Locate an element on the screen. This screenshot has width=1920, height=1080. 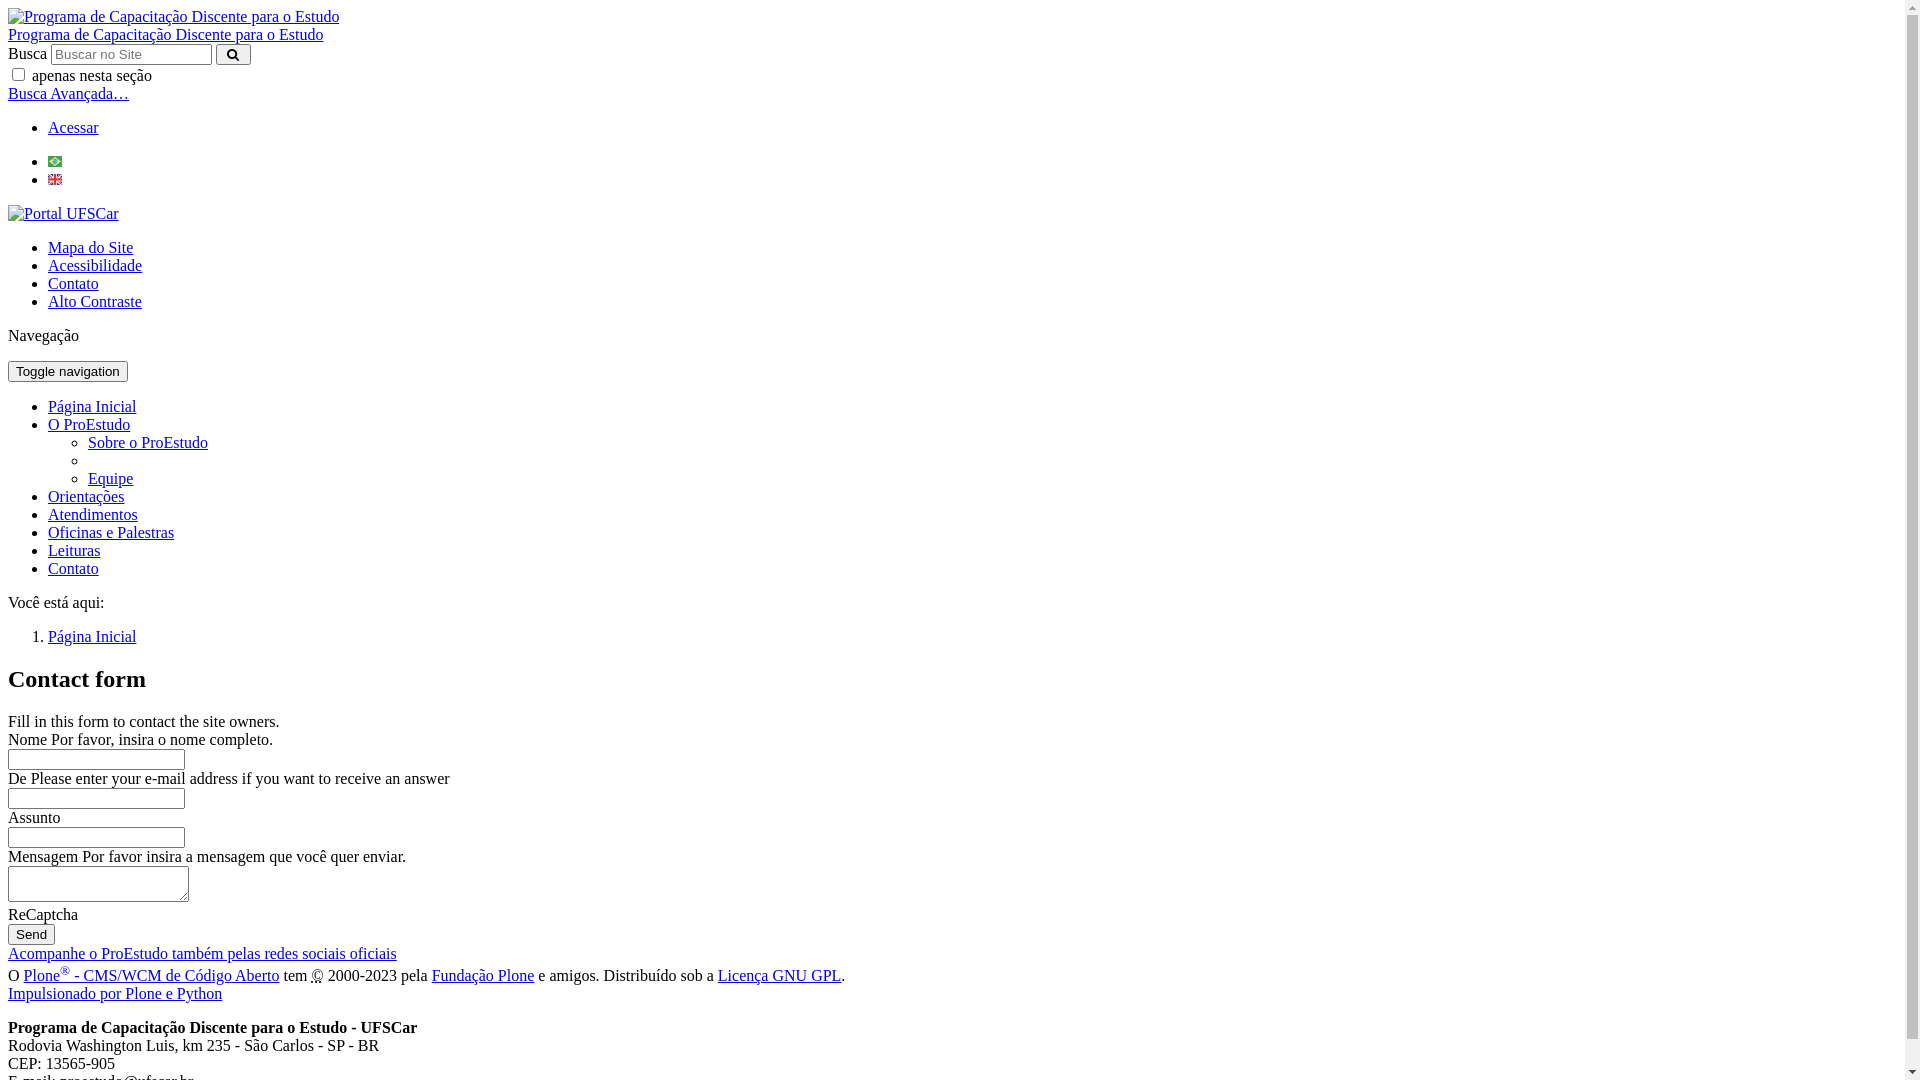
'Oficinas e Palestras' is located at coordinates (48, 531).